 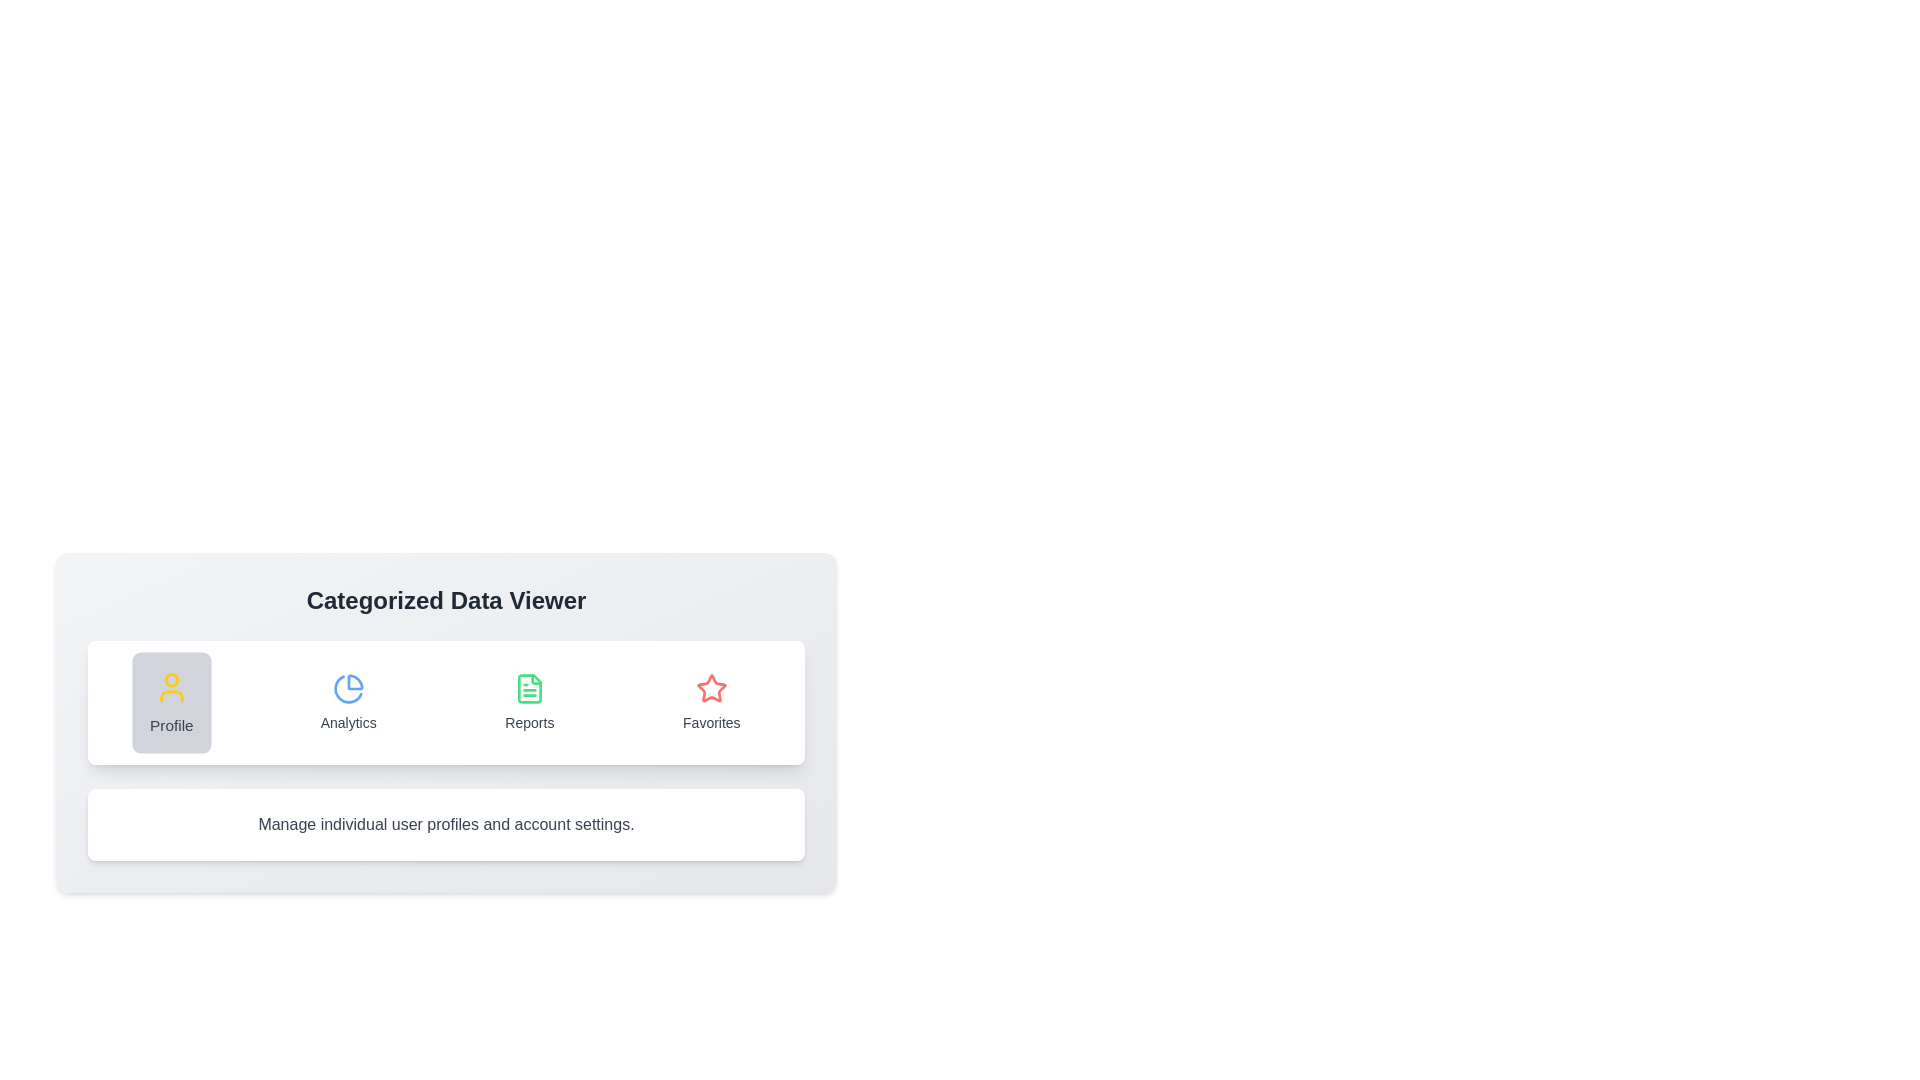 What do you see at coordinates (710, 701) in the screenshot?
I see `the tab labeled Favorites to switch to its content` at bounding box center [710, 701].